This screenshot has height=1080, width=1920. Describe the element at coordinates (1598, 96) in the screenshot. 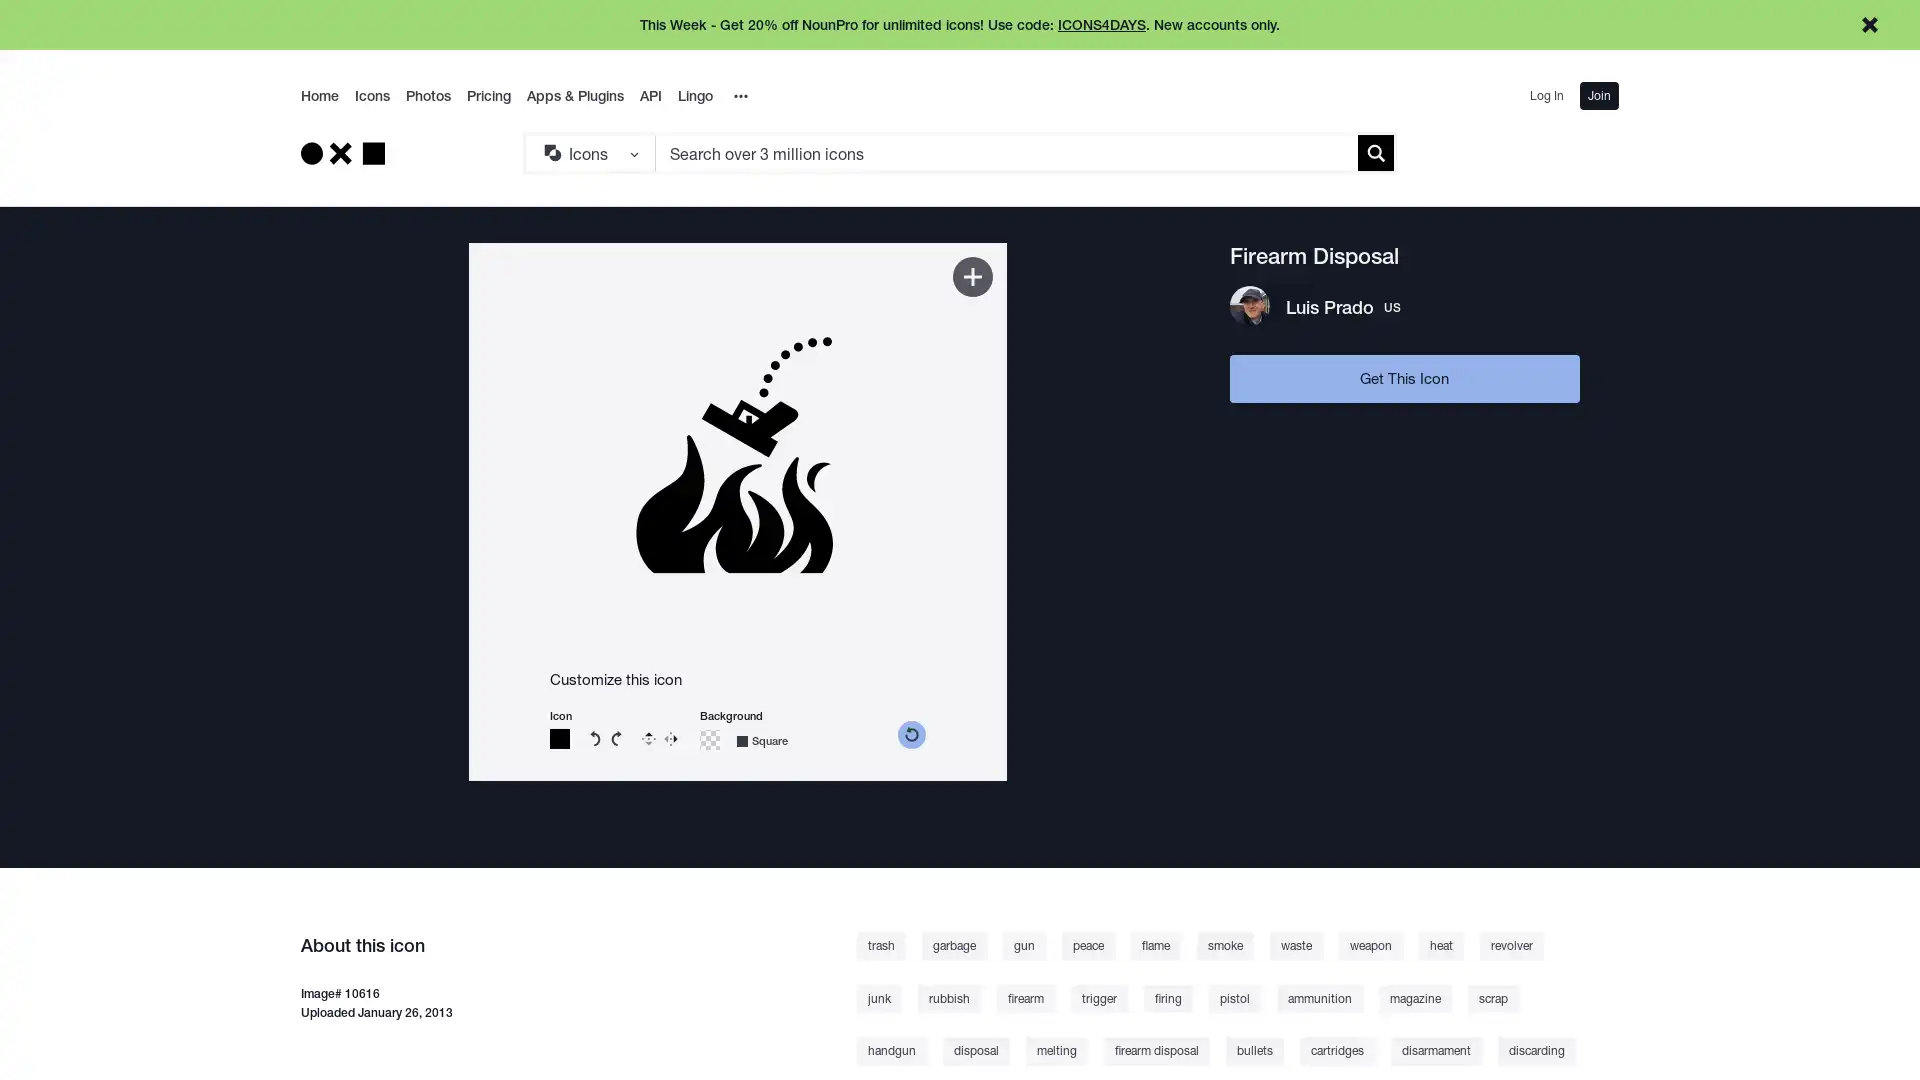

I see `Join` at that location.